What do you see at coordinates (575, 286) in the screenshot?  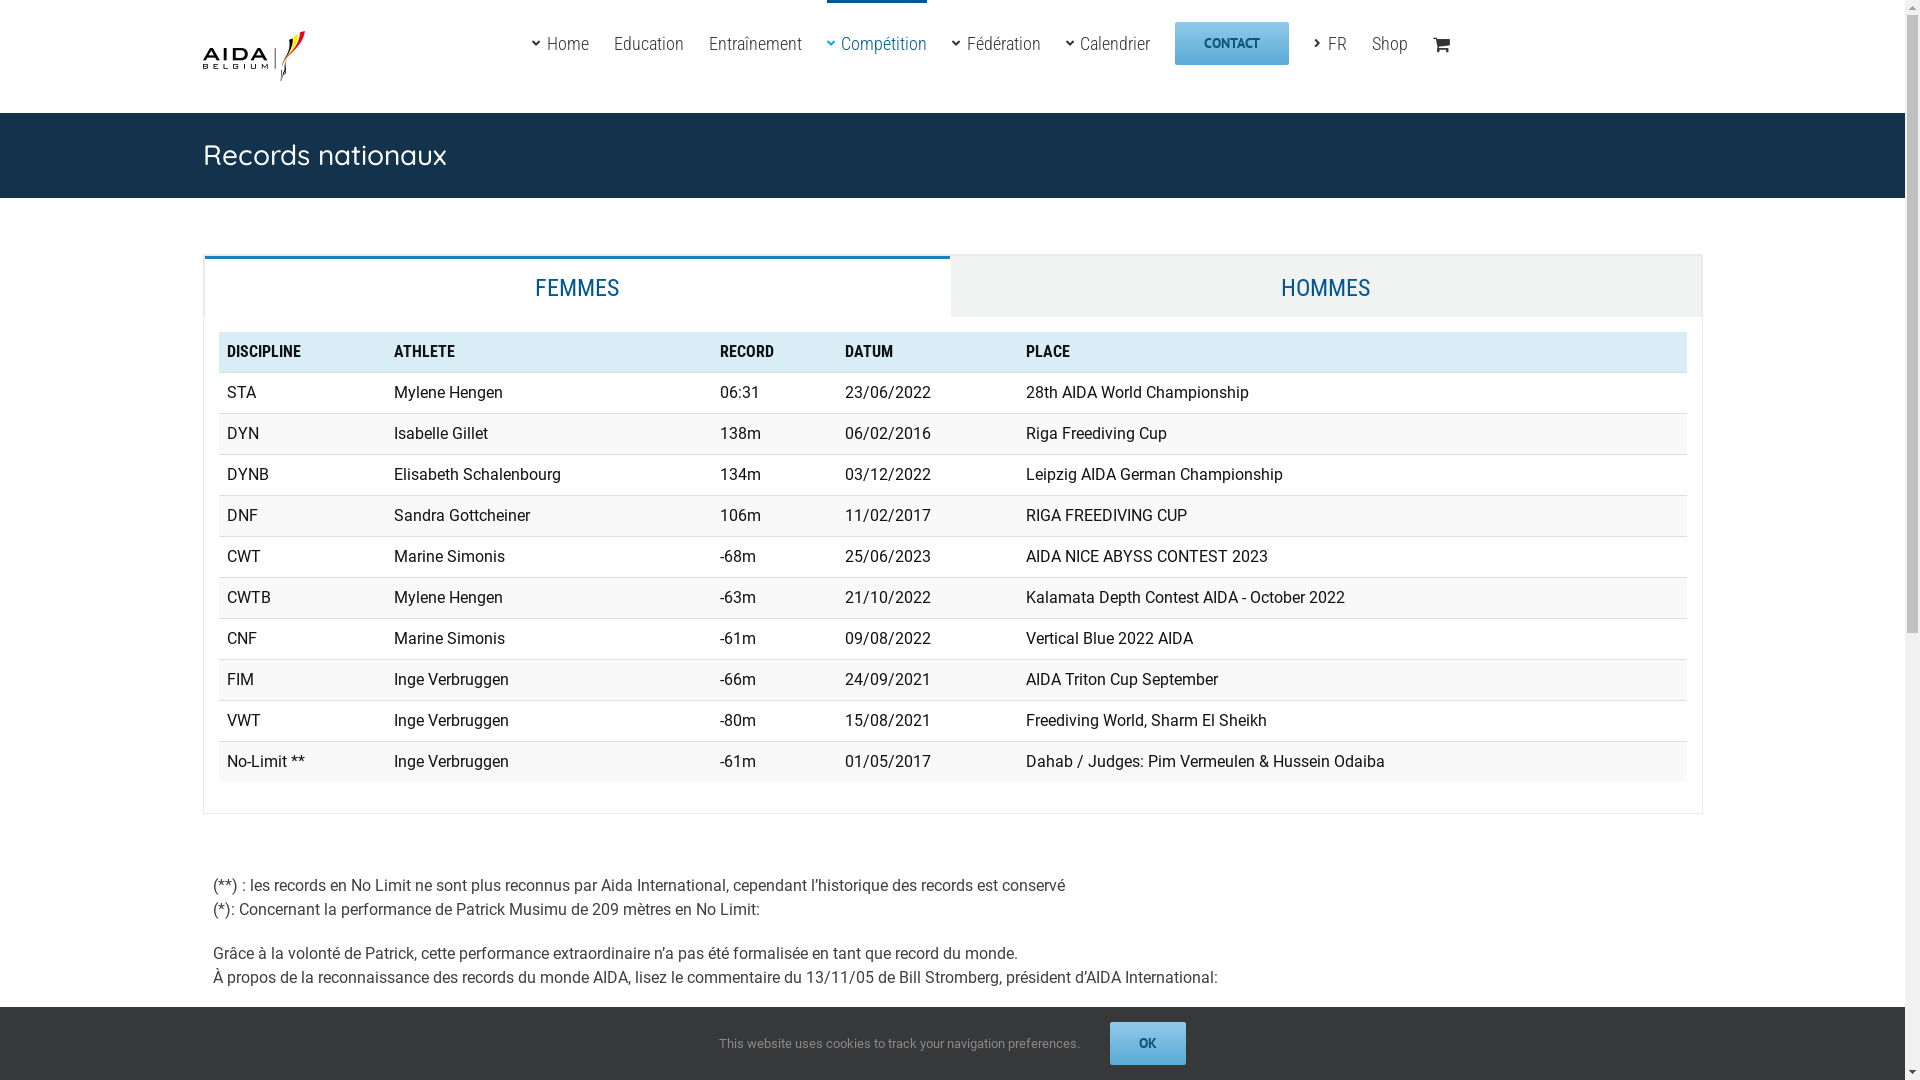 I see `'FEMMES'` at bounding box center [575, 286].